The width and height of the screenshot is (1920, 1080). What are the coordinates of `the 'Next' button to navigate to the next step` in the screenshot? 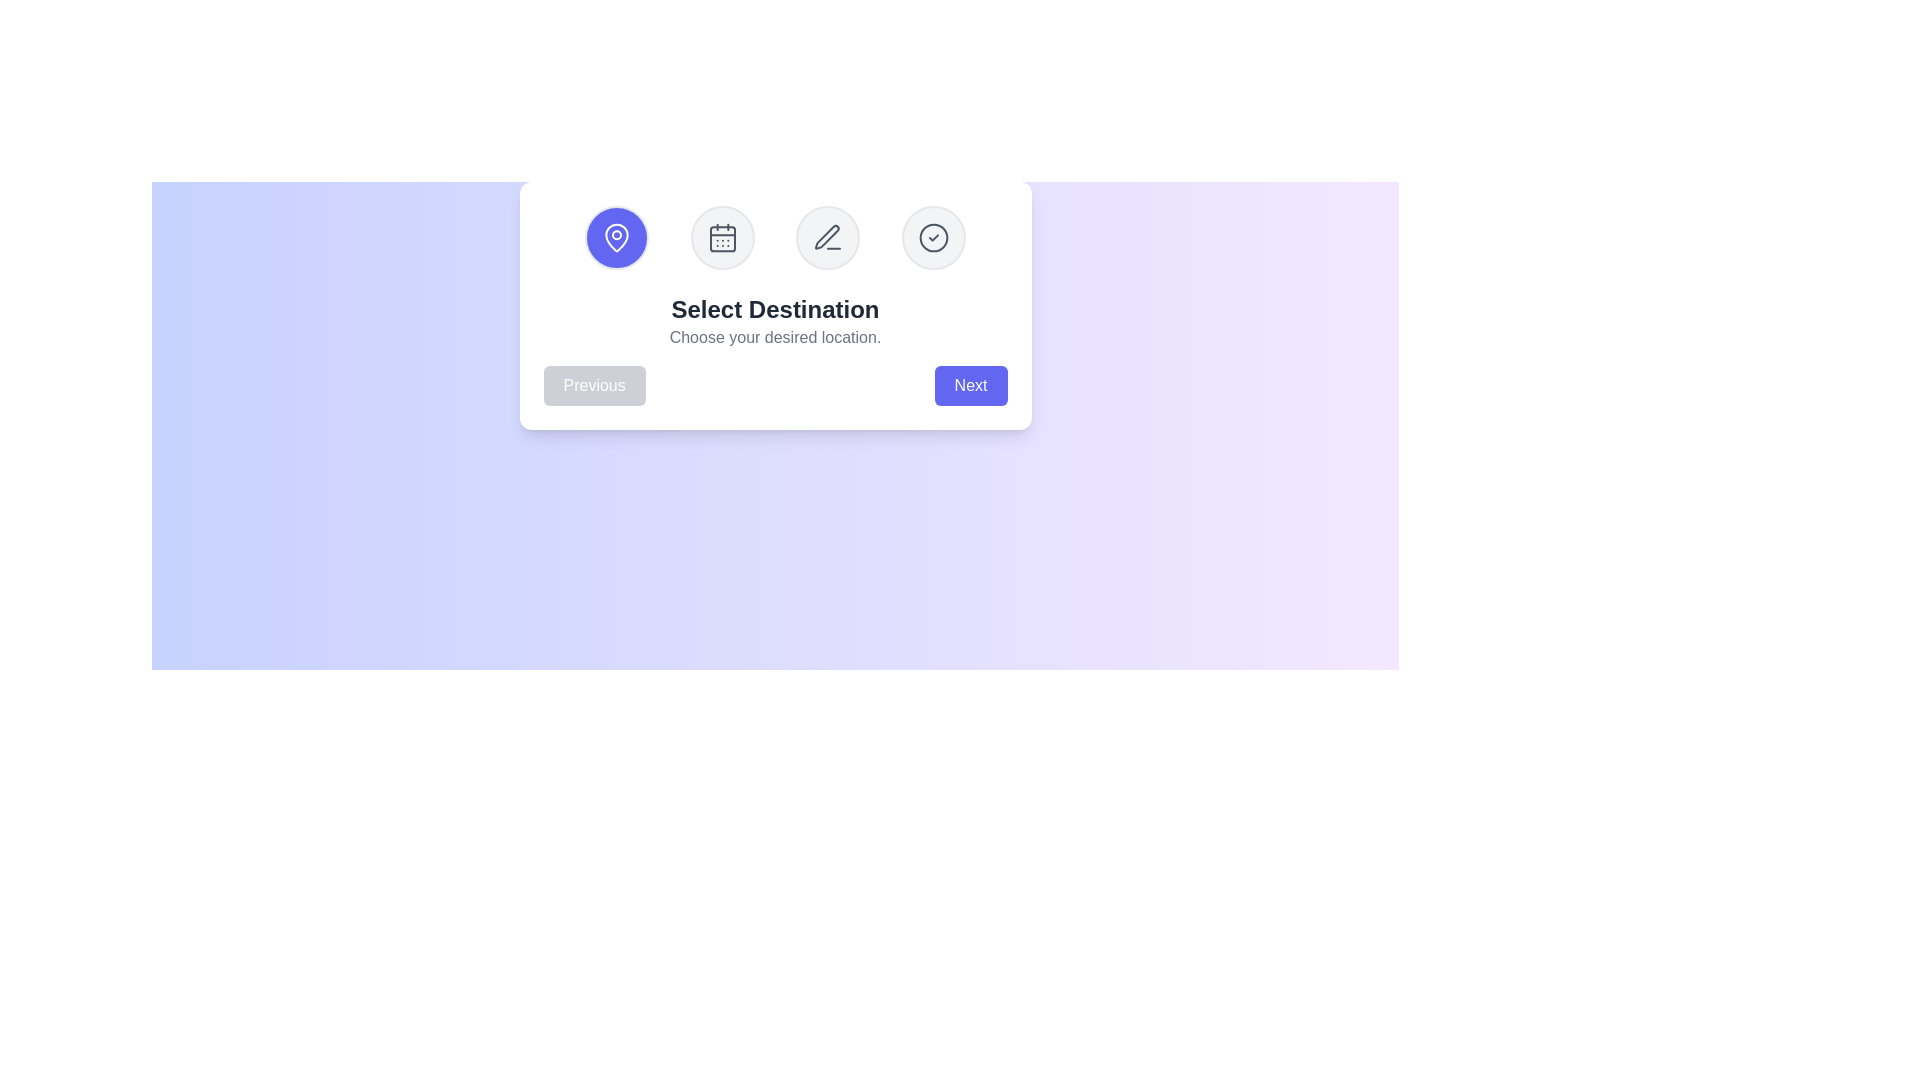 It's located at (970, 385).